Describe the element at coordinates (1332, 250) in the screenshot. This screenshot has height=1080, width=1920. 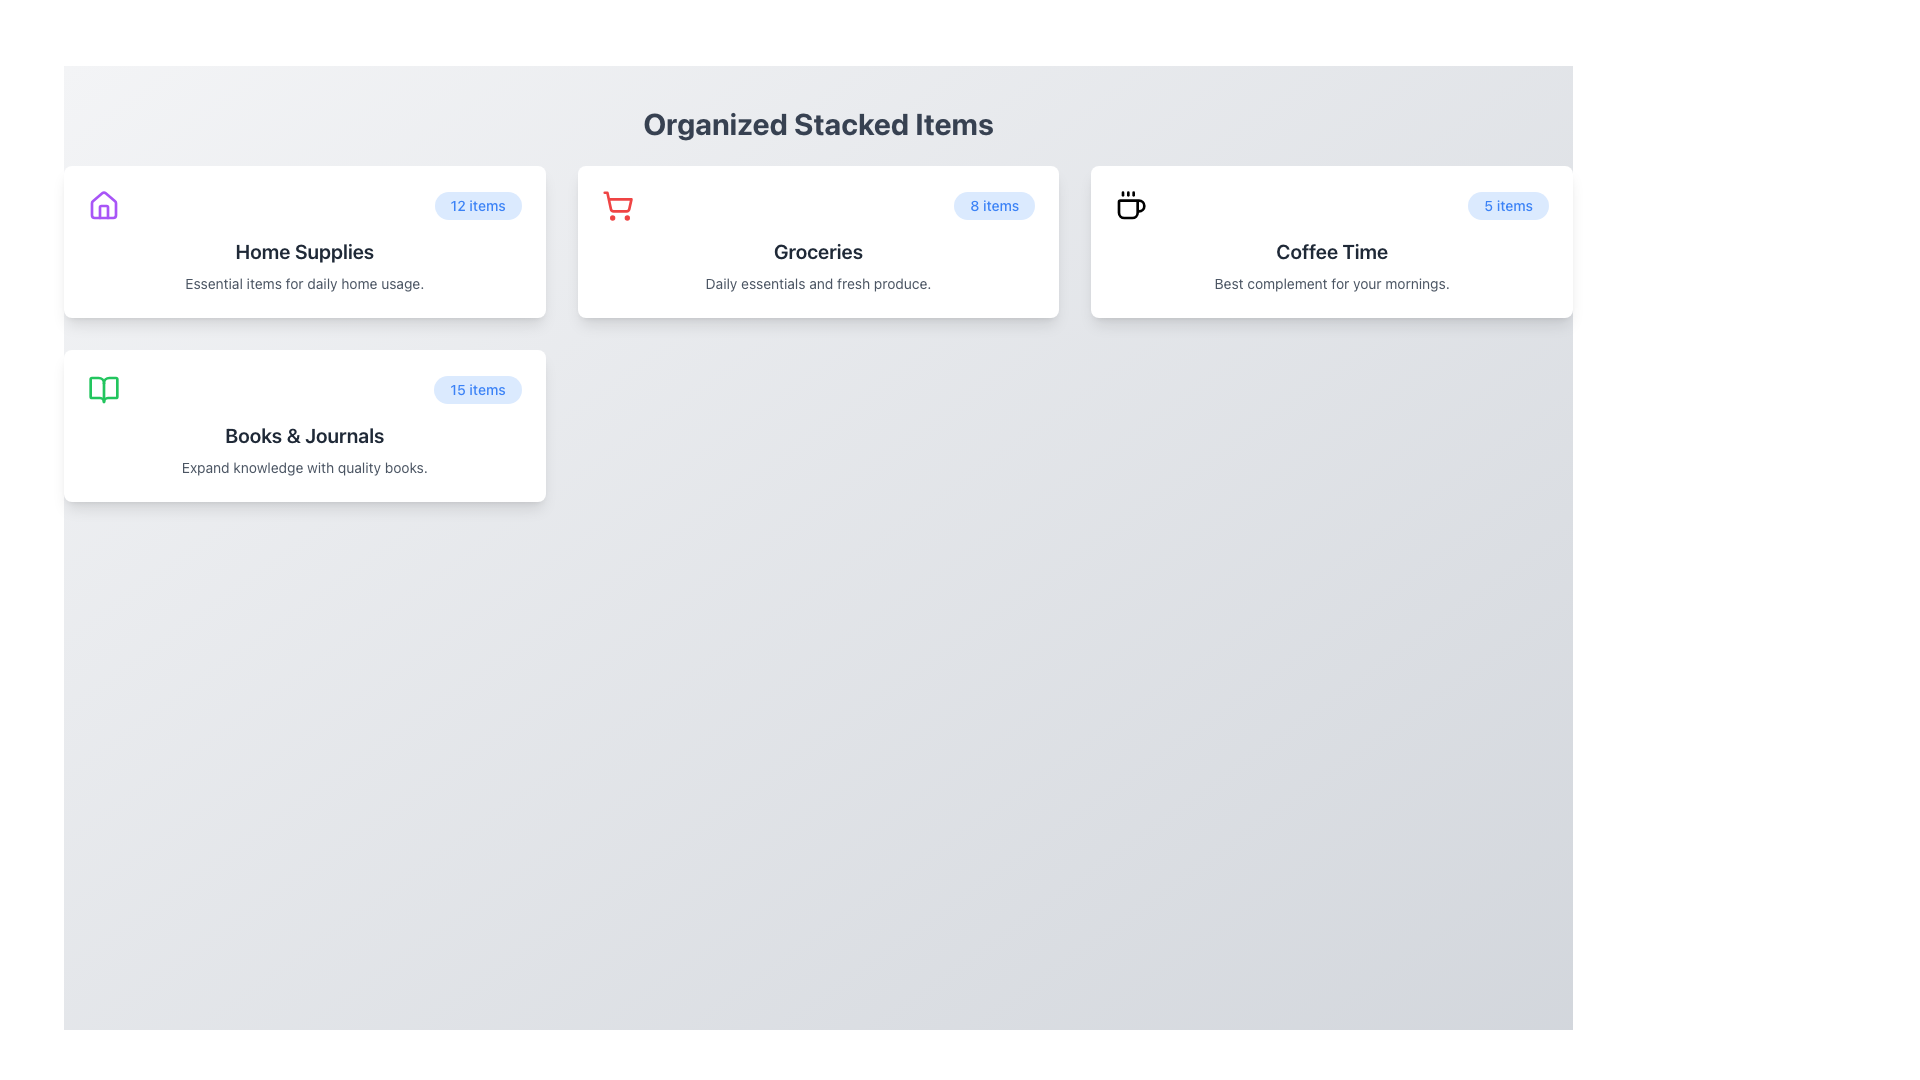
I see `the Text Label that serves as a title within its card, located at the top-right in a row of four cards, below the '5 items' label and above the subtitle, 'Best complement for your mornings.'` at that location.